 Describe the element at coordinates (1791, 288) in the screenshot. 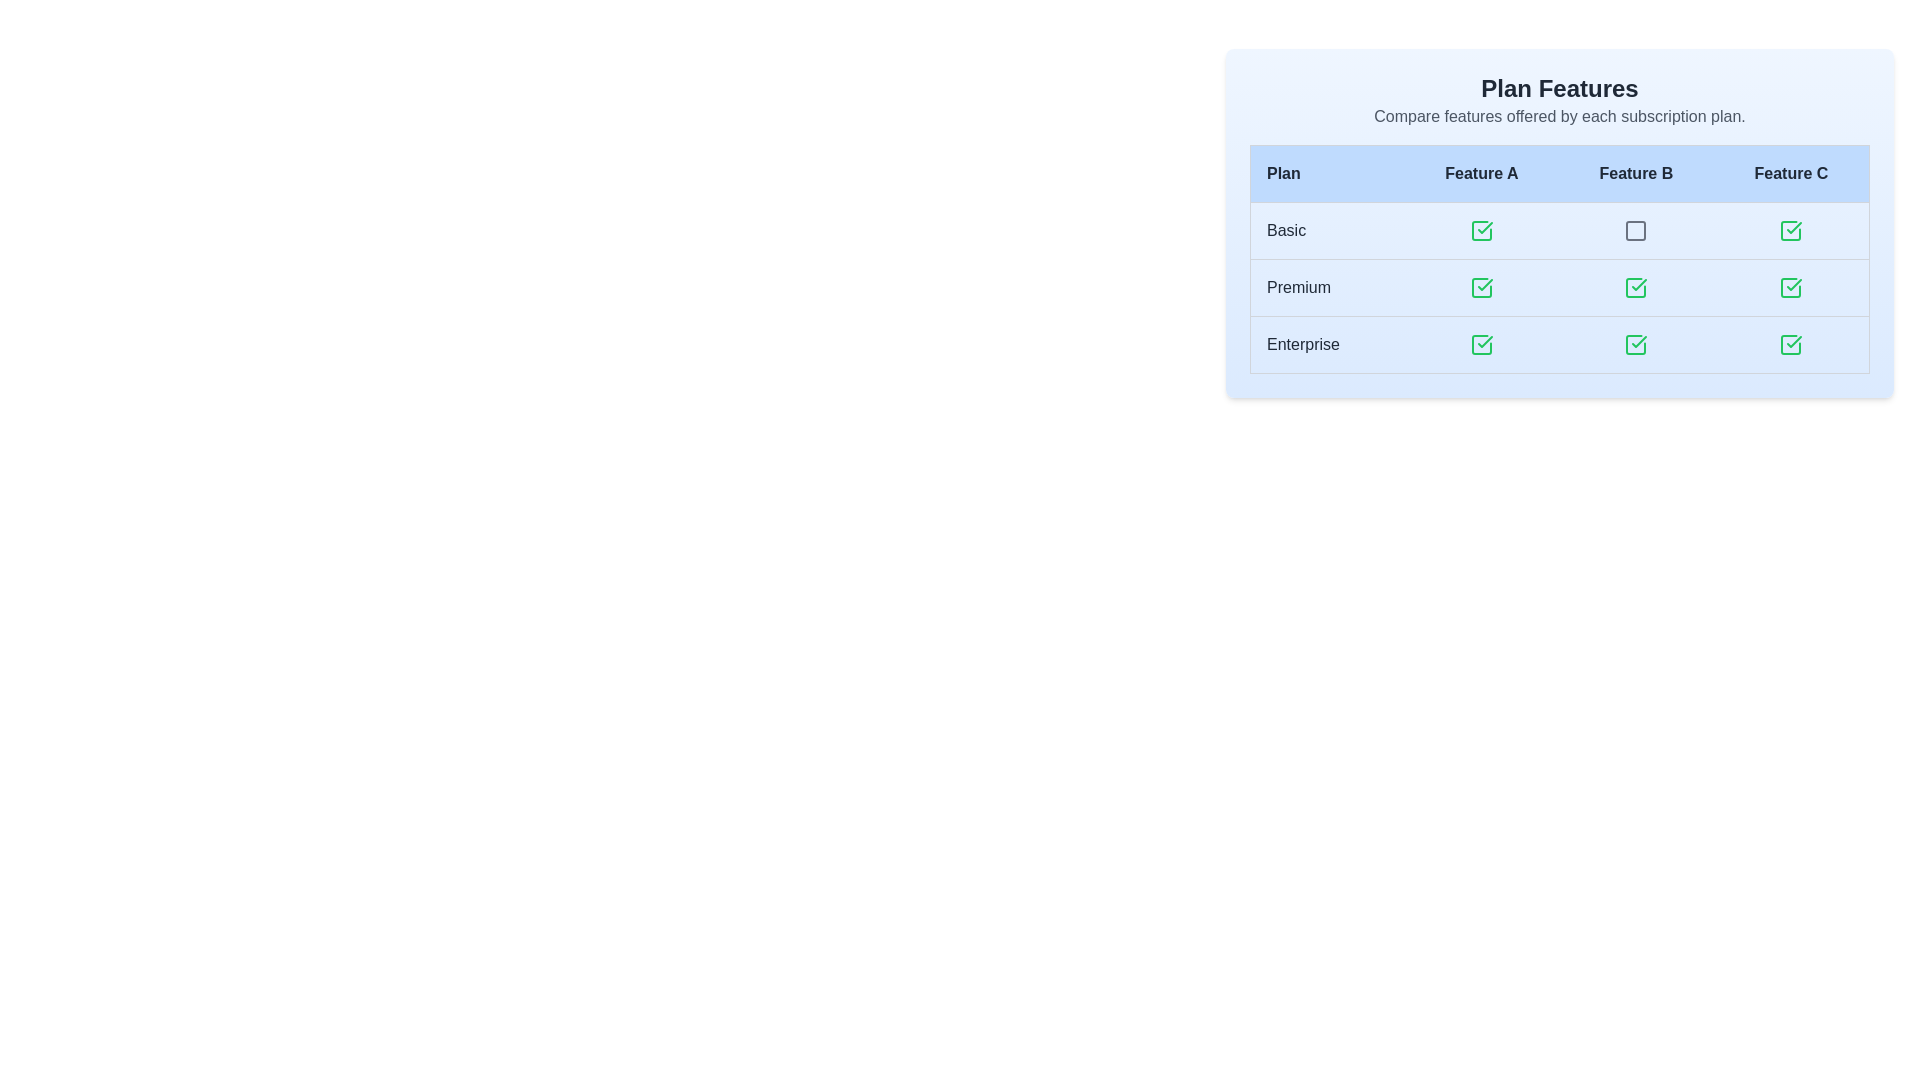

I see `the outlined green checkbox icon with a tick mark inside, located in the 'Premium' plan row under the 'Feature C' column` at that location.